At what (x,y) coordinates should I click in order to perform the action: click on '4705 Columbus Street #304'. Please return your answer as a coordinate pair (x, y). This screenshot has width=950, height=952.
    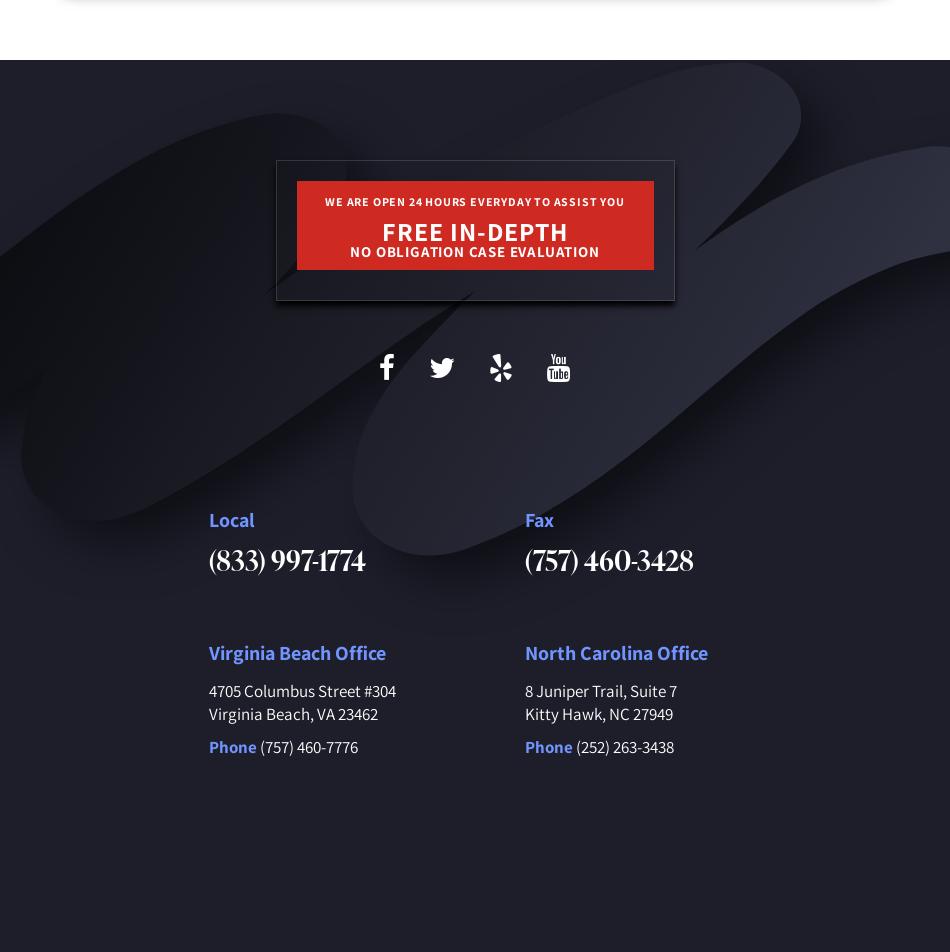
    Looking at the image, I should click on (300, 690).